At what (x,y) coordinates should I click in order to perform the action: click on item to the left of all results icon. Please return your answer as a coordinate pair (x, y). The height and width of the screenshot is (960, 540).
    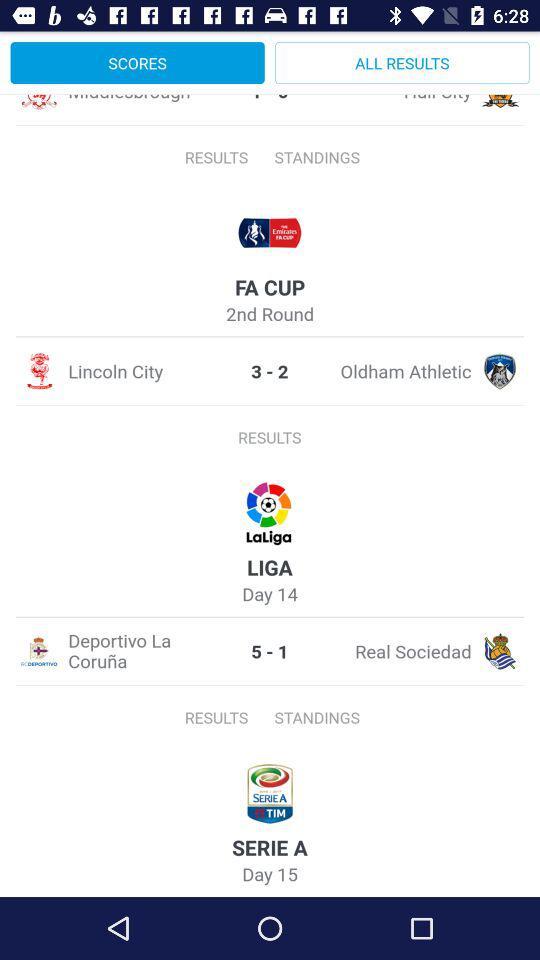
    Looking at the image, I should click on (136, 62).